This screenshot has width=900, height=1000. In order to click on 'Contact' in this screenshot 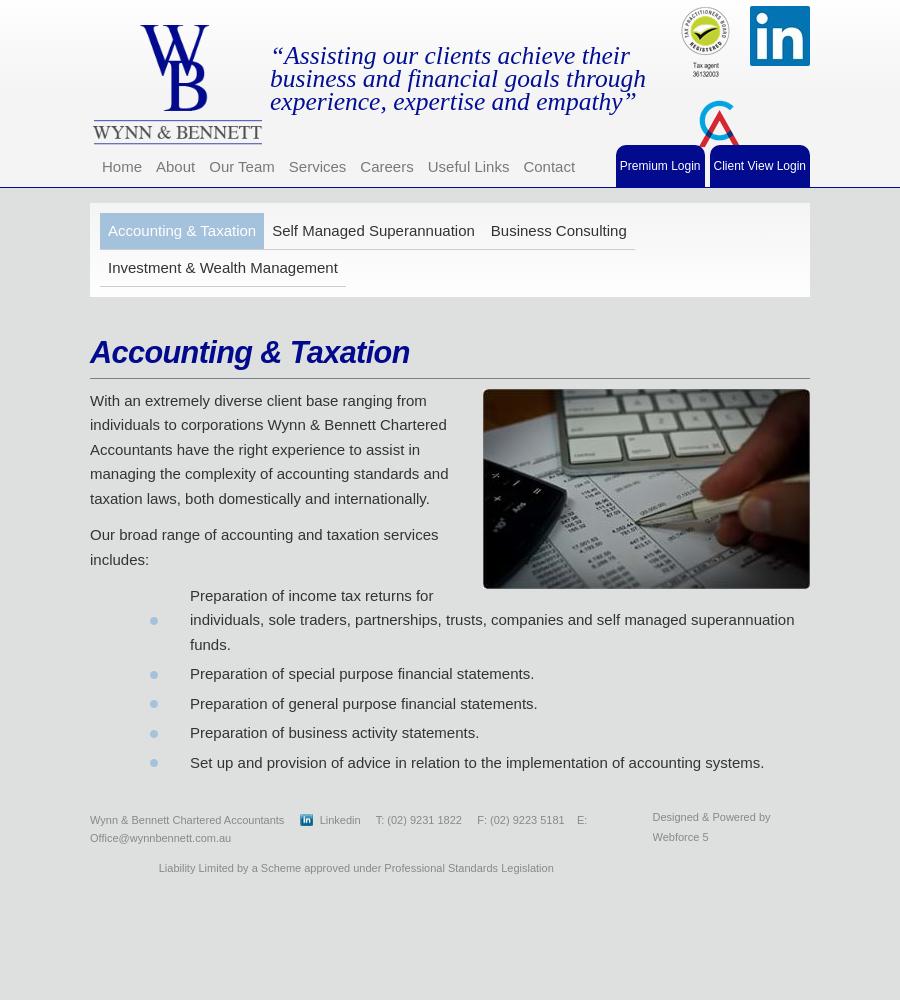, I will do `click(548, 165)`.